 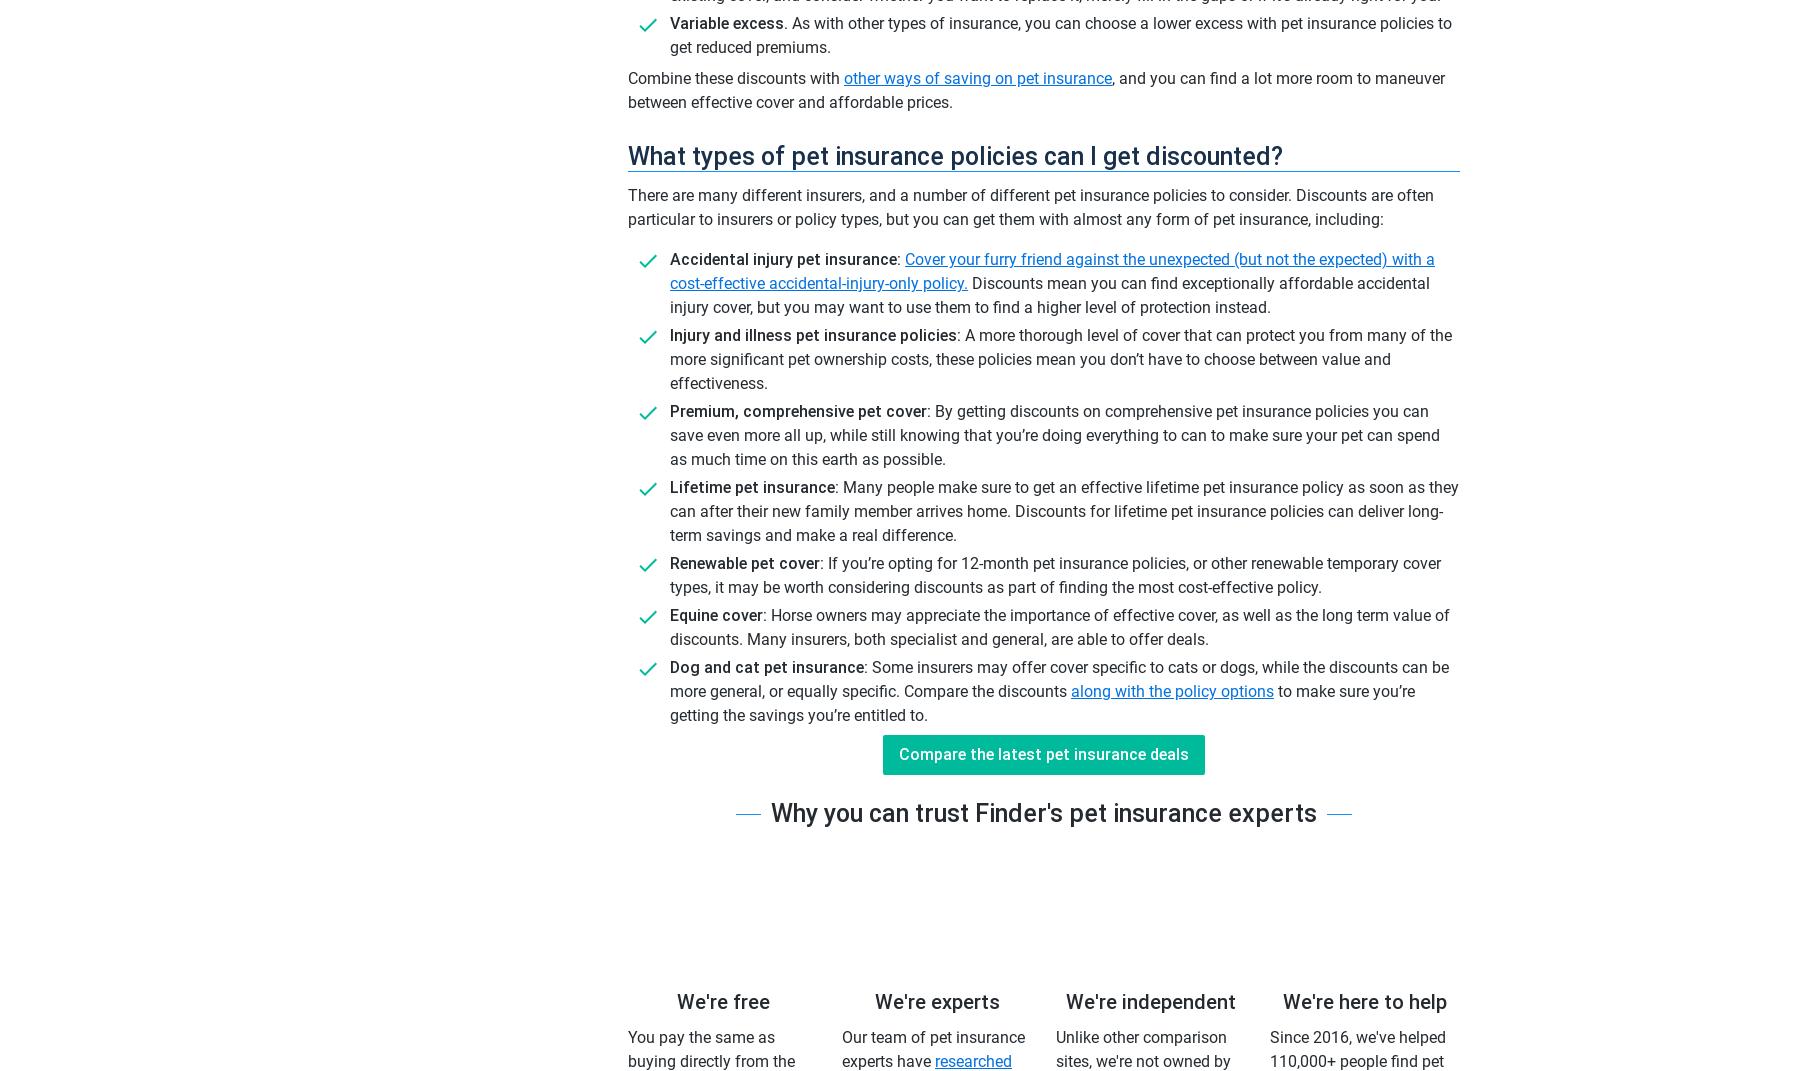 What do you see at coordinates (800, 411) in the screenshot?
I see `'Premium, comprehensive pet cover:'` at bounding box center [800, 411].